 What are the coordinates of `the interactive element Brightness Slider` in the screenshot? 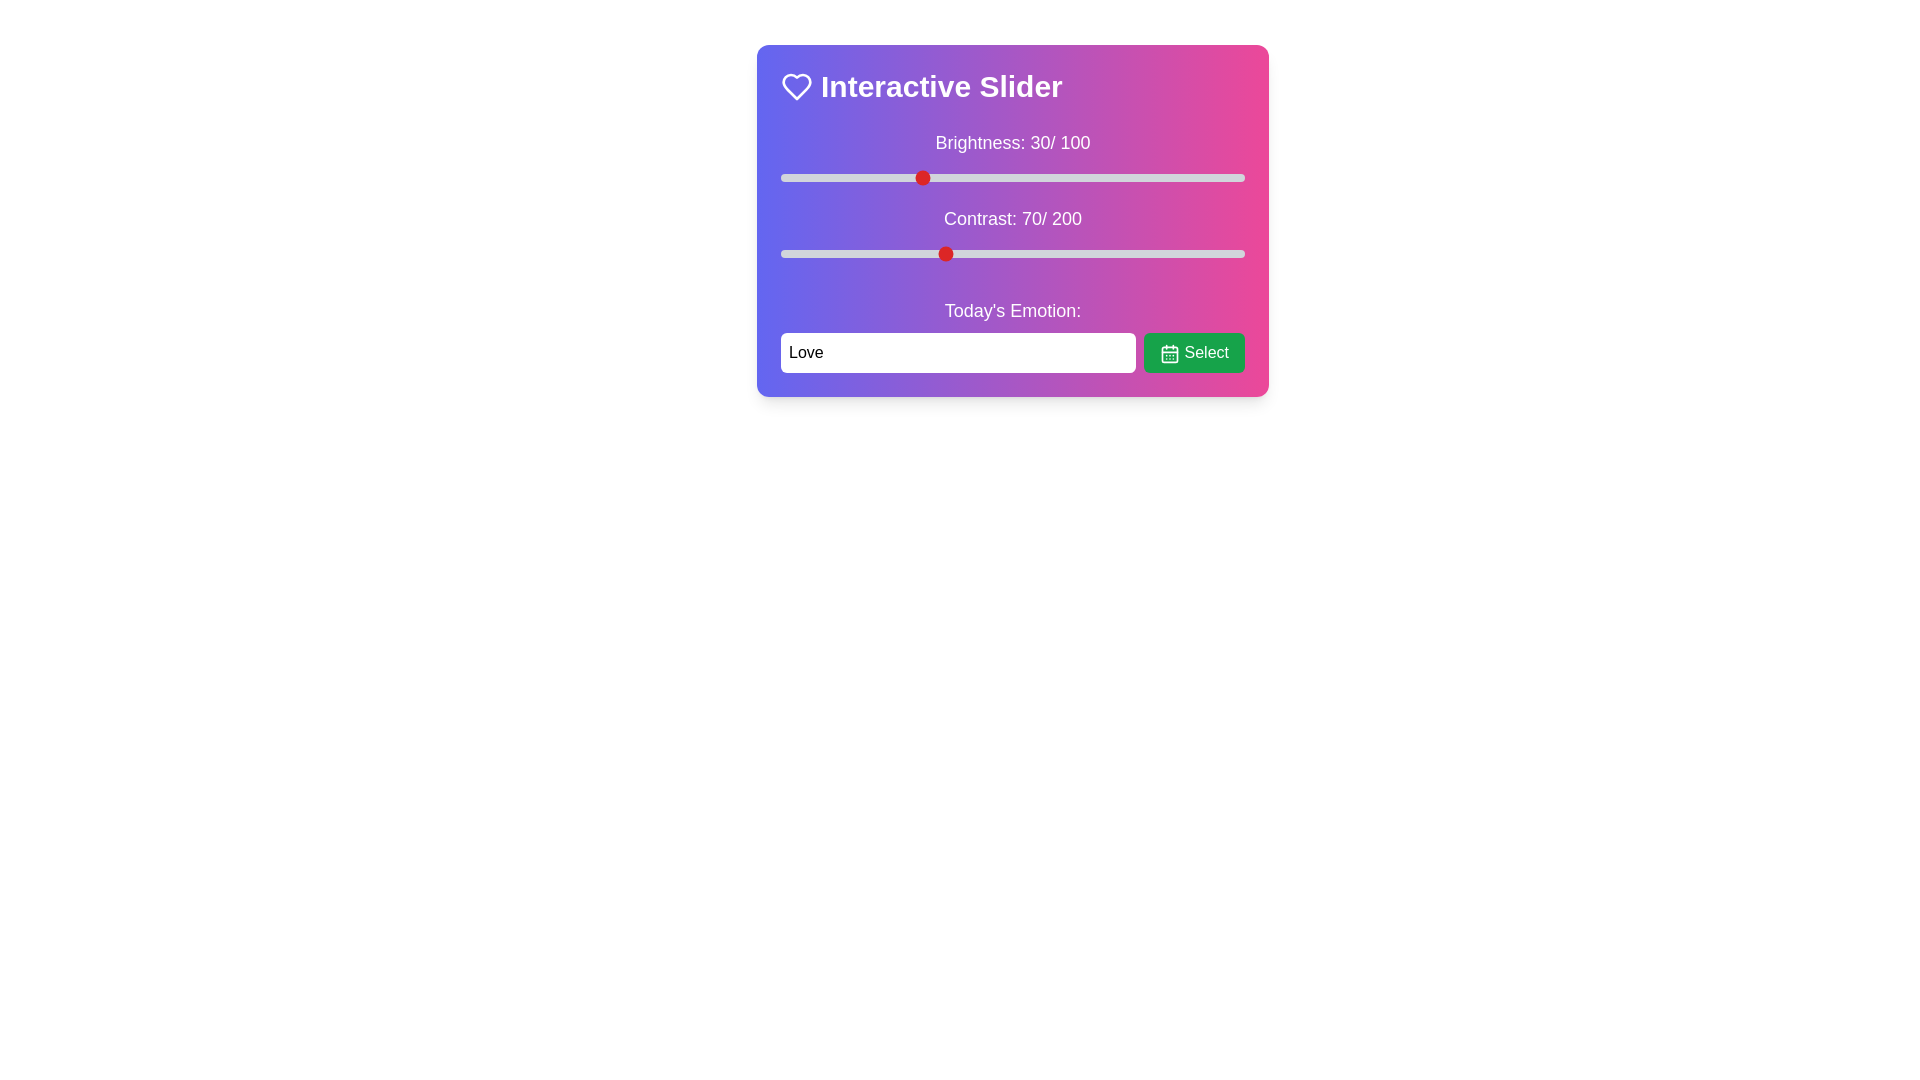 It's located at (1012, 176).